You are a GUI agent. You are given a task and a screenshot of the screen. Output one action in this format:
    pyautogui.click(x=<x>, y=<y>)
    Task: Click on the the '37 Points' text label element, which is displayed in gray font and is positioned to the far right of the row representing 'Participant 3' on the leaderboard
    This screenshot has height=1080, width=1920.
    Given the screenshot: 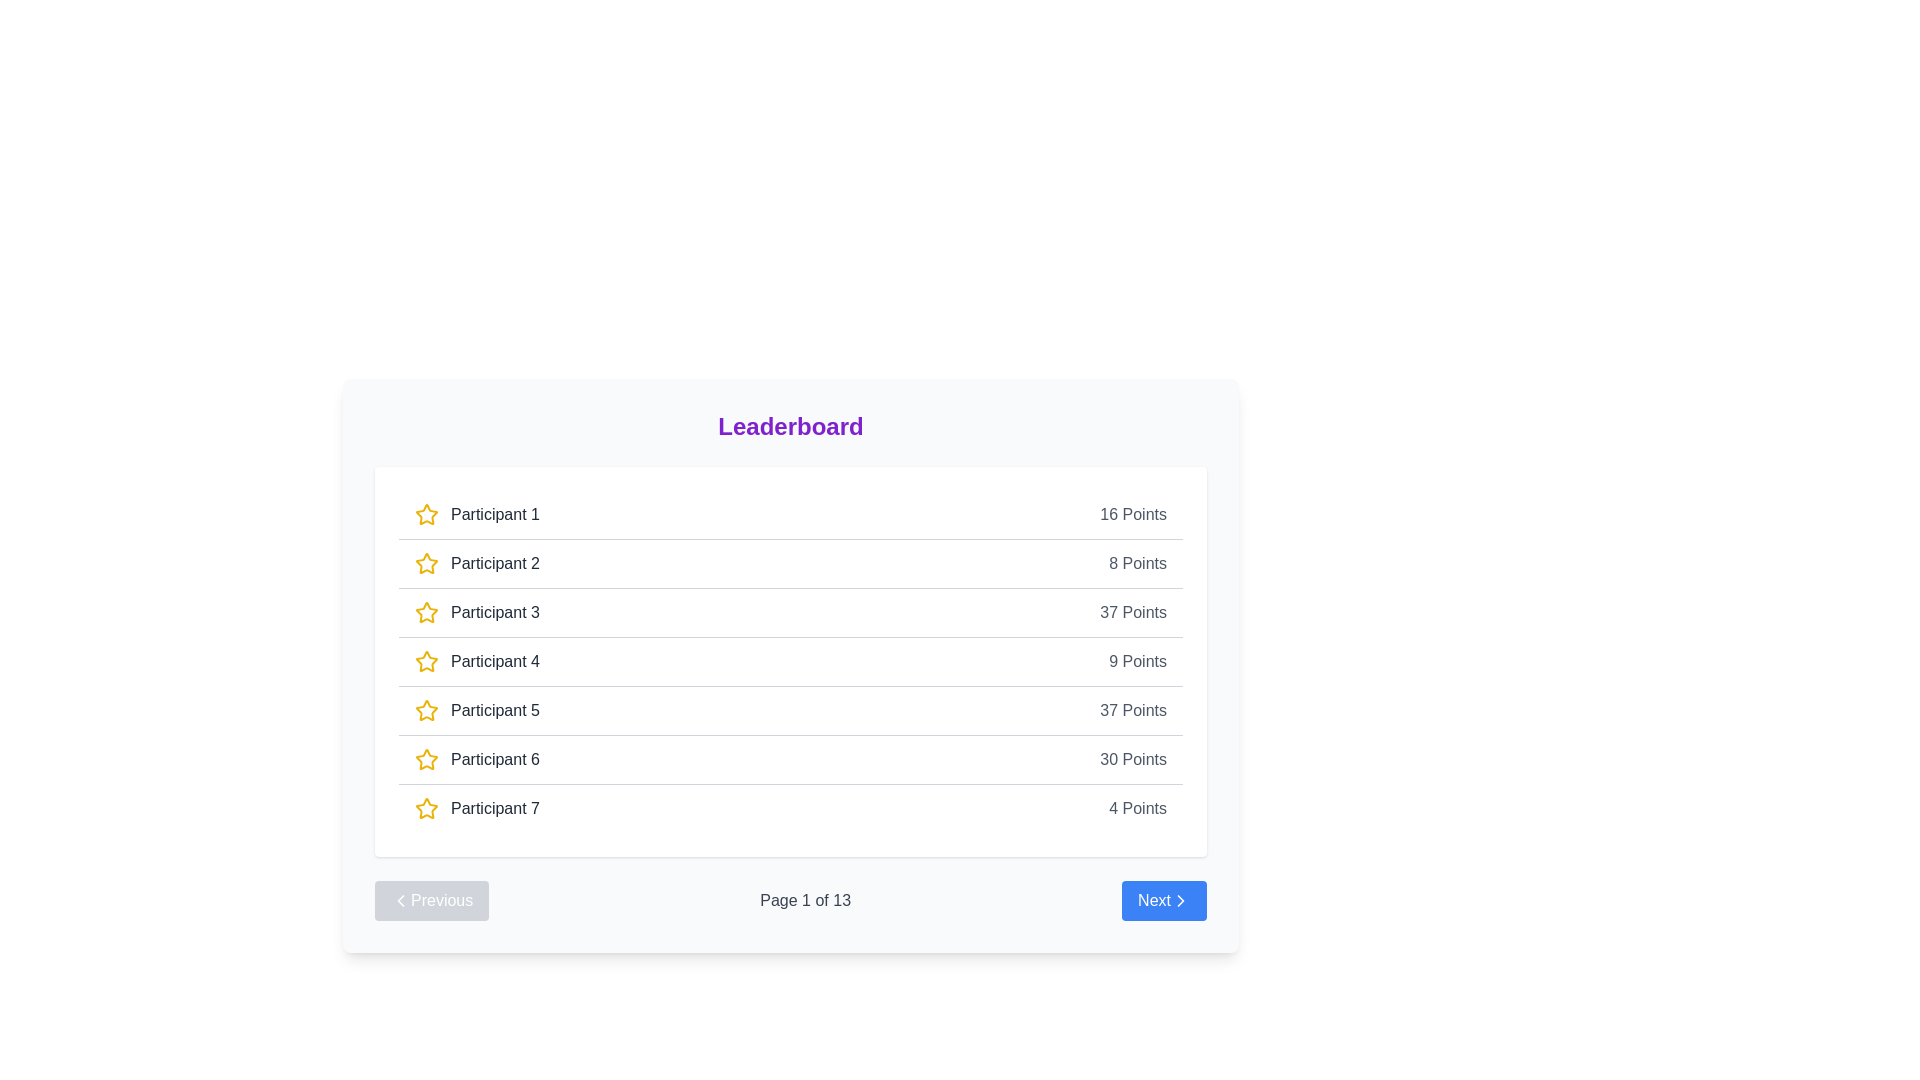 What is the action you would take?
    pyautogui.click(x=1133, y=612)
    